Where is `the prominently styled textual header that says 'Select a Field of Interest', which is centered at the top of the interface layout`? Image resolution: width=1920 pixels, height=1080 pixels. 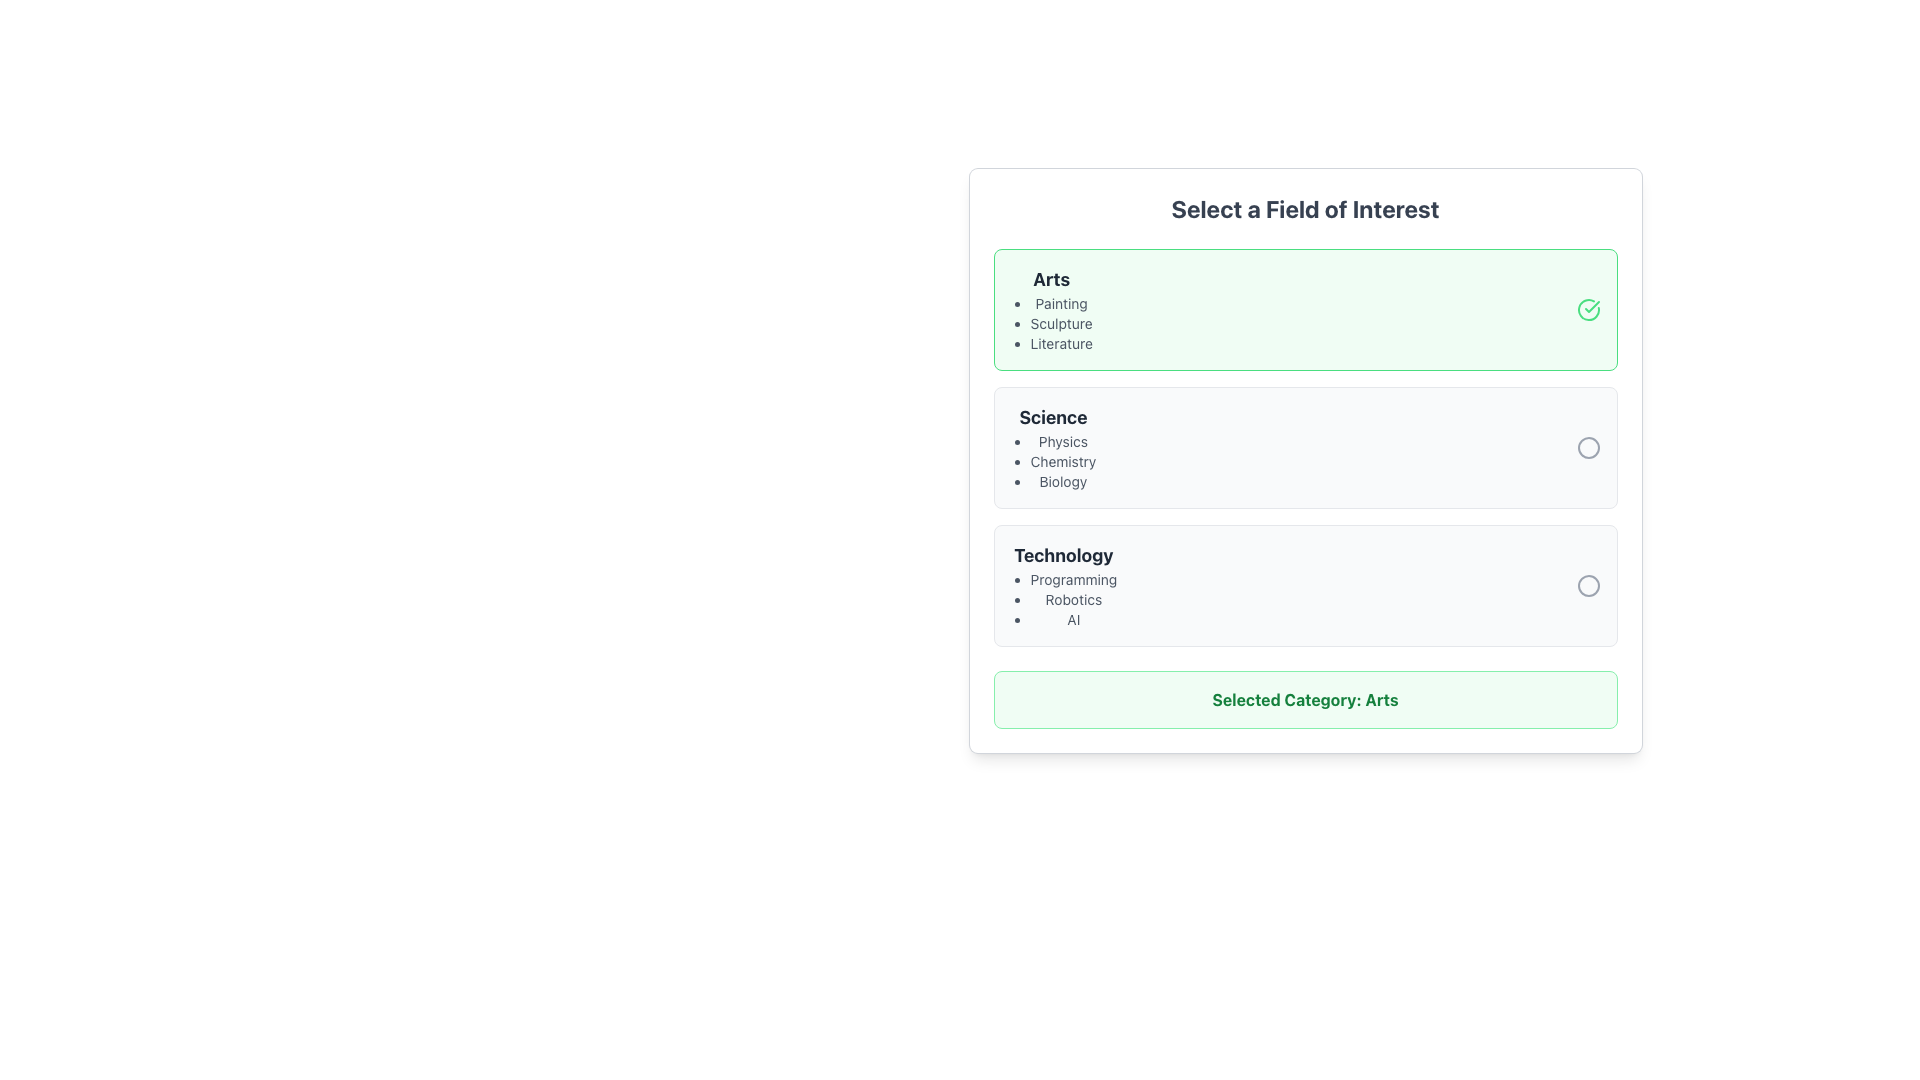 the prominently styled textual header that says 'Select a Field of Interest', which is centered at the top of the interface layout is located at coordinates (1305, 208).